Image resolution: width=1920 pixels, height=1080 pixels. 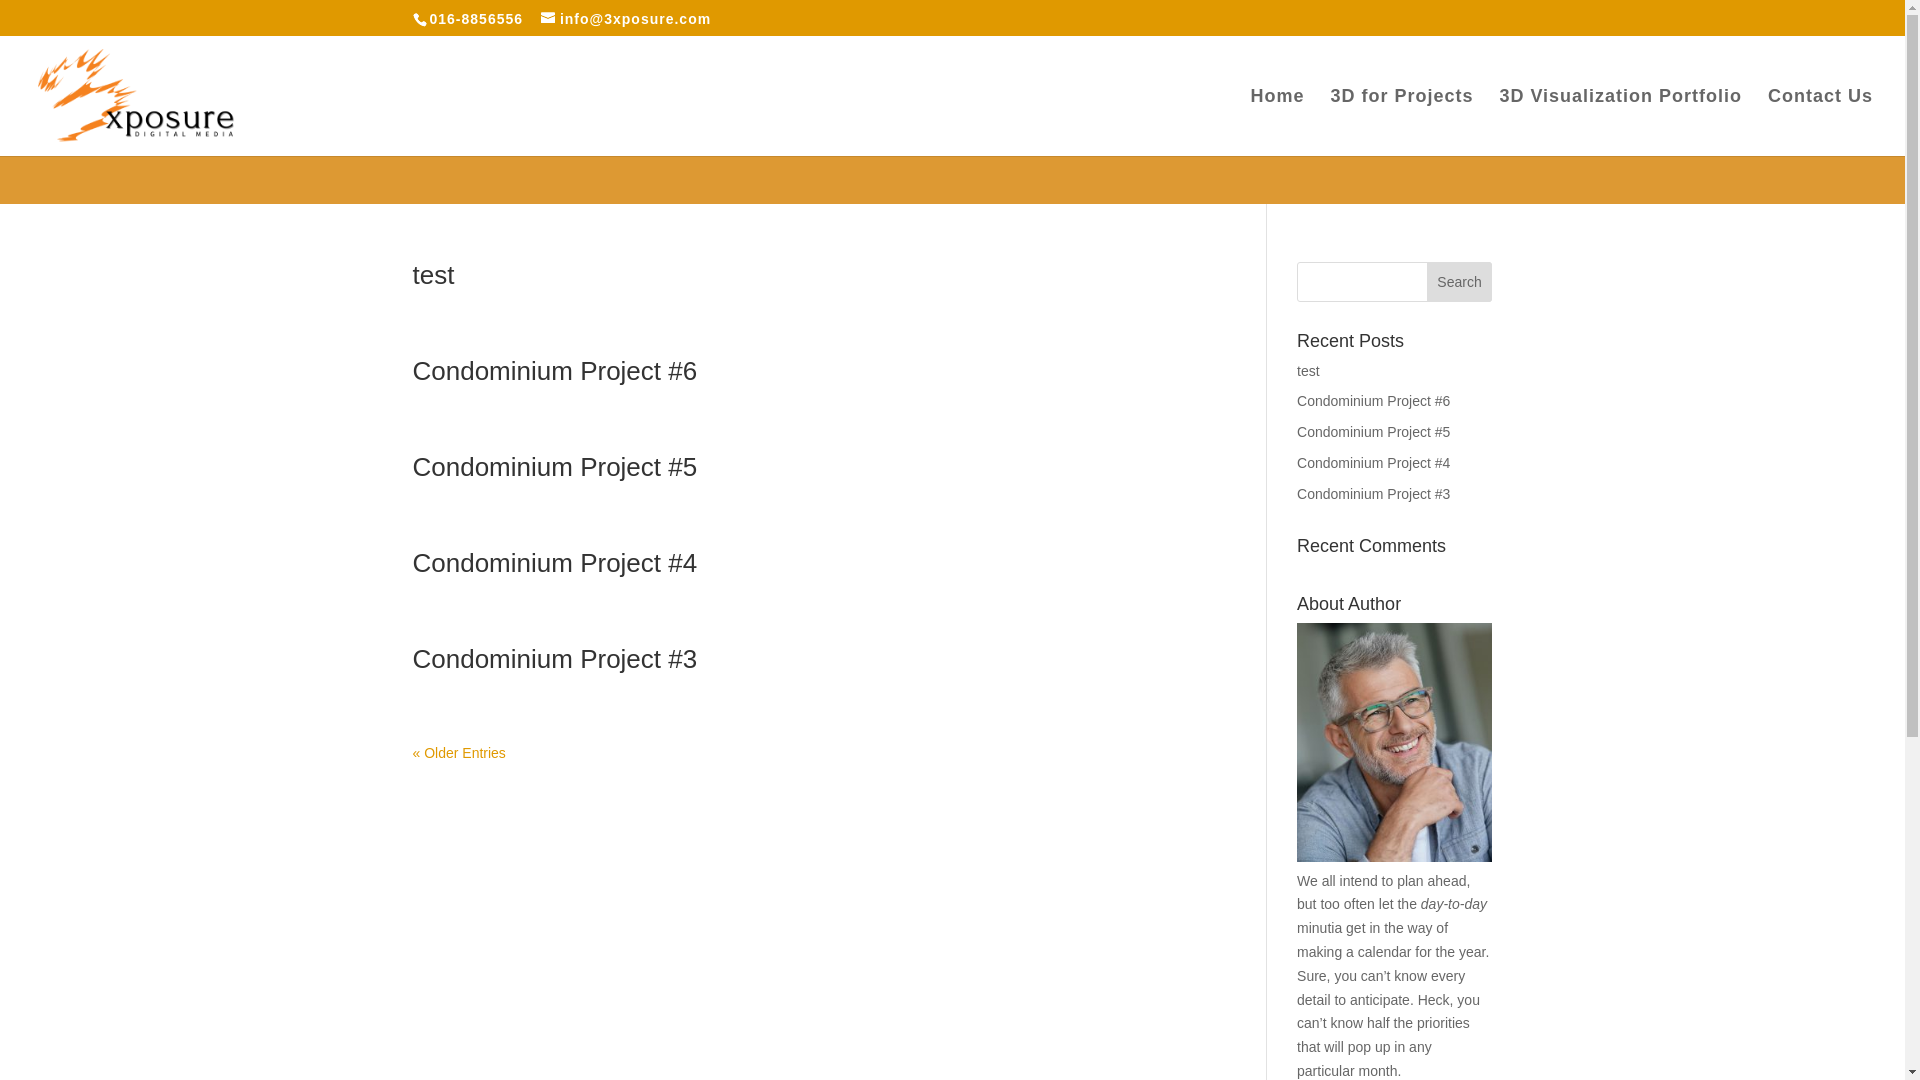 I want to click on 'Contact Us', so click(x=1820, y=122).